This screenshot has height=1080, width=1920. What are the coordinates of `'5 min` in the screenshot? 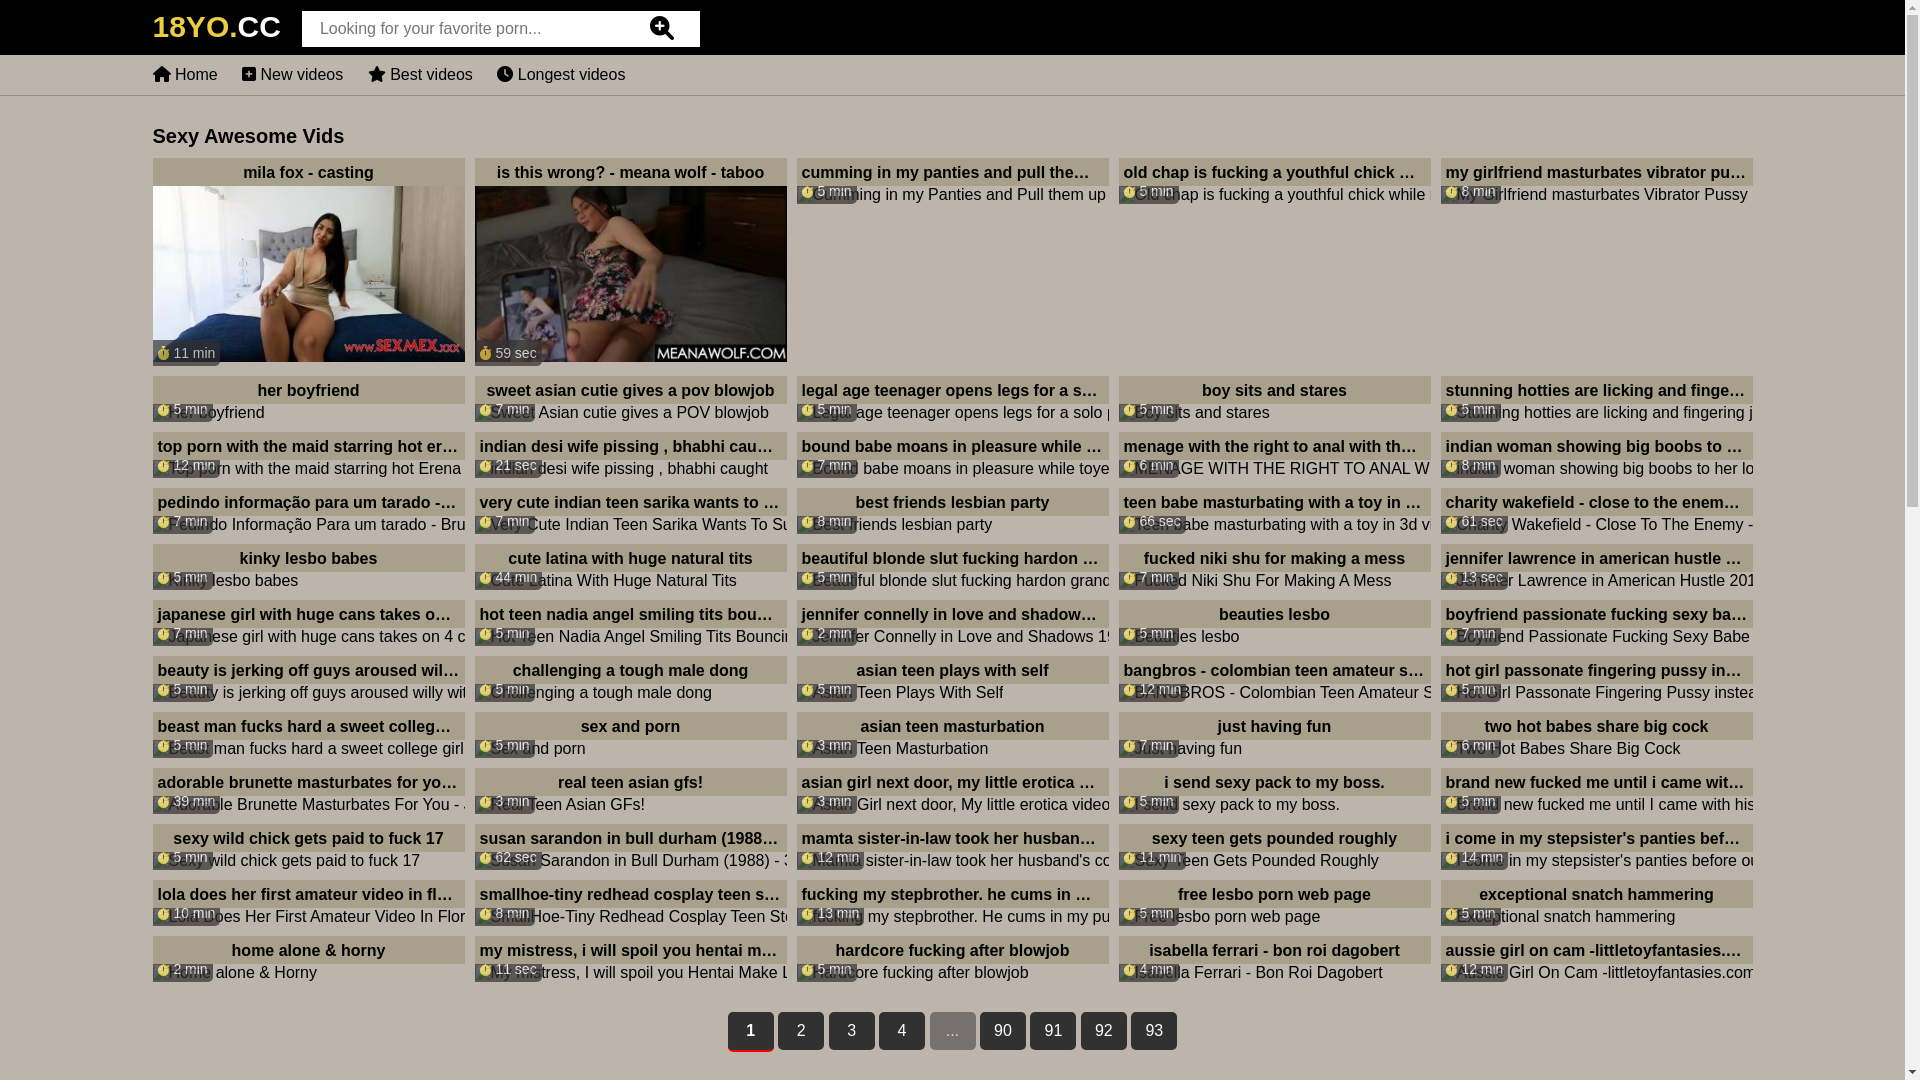 It's located at (950, 958).